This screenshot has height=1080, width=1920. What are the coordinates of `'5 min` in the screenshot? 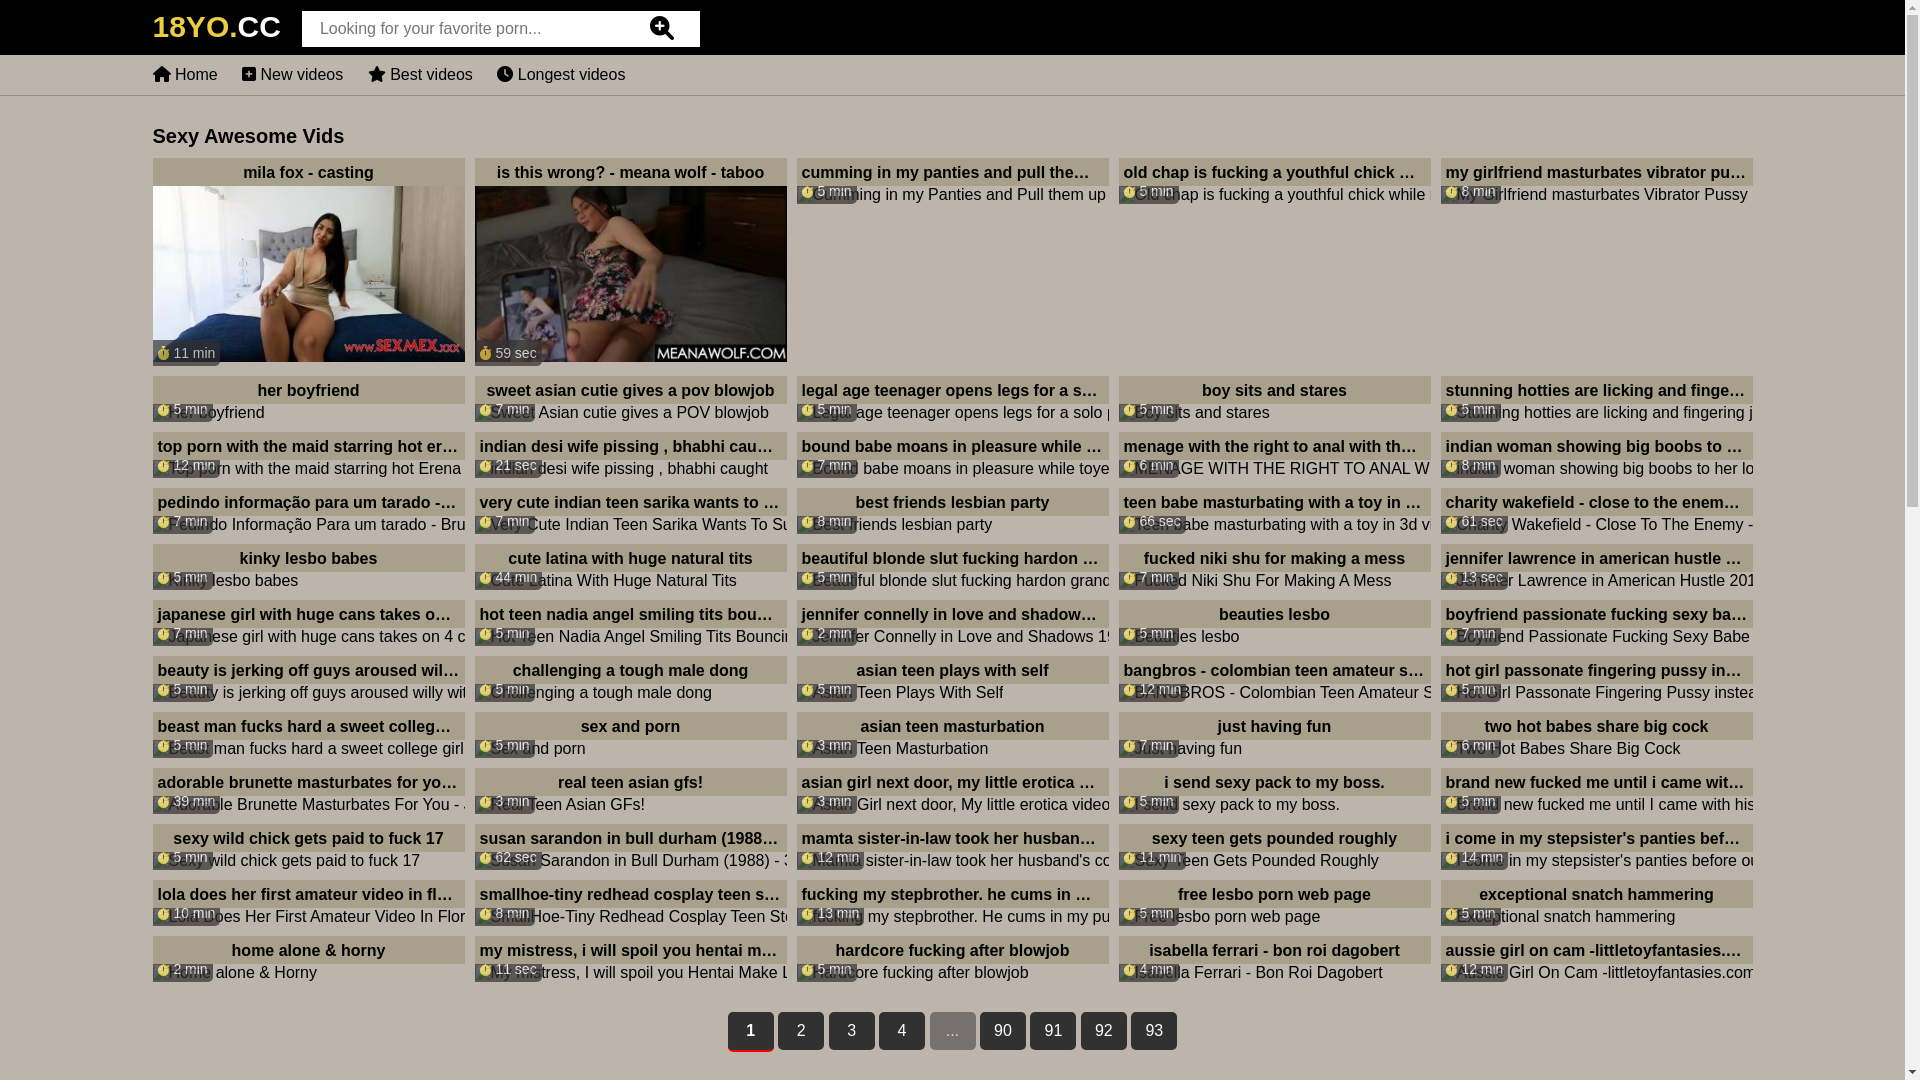 It's located at (950, 958).